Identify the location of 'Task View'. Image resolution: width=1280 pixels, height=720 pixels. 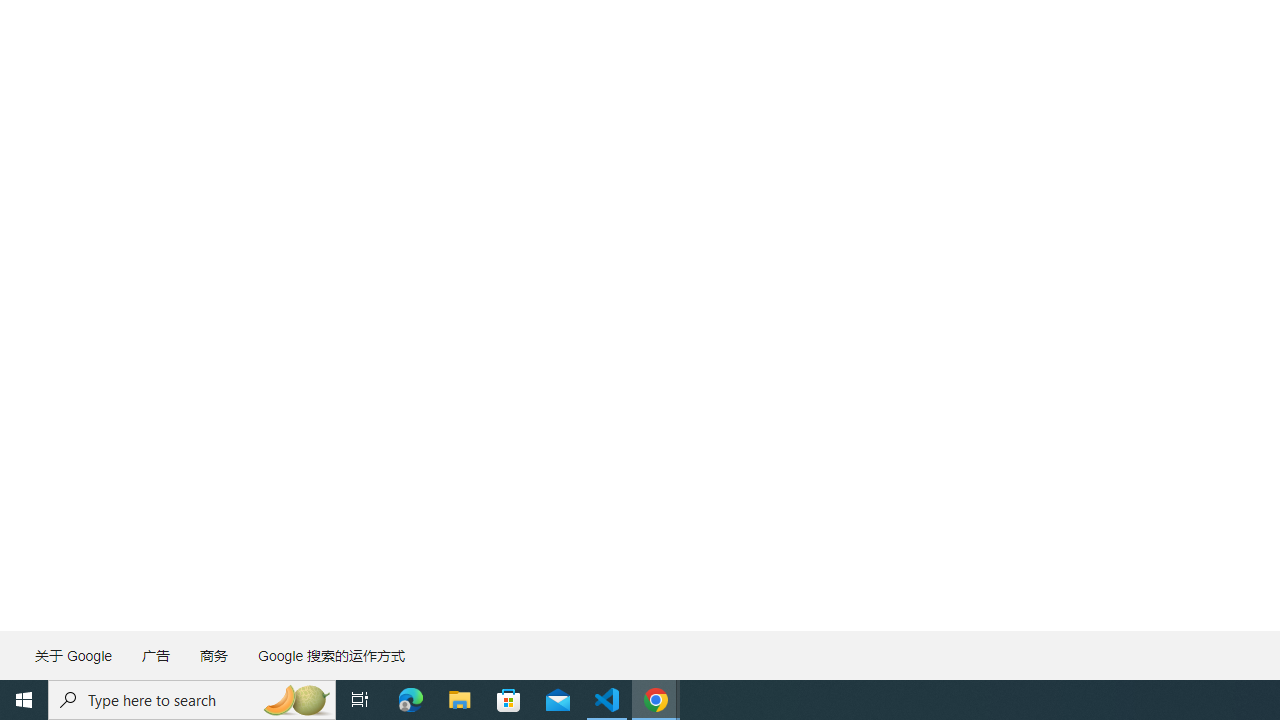
(359, 698).